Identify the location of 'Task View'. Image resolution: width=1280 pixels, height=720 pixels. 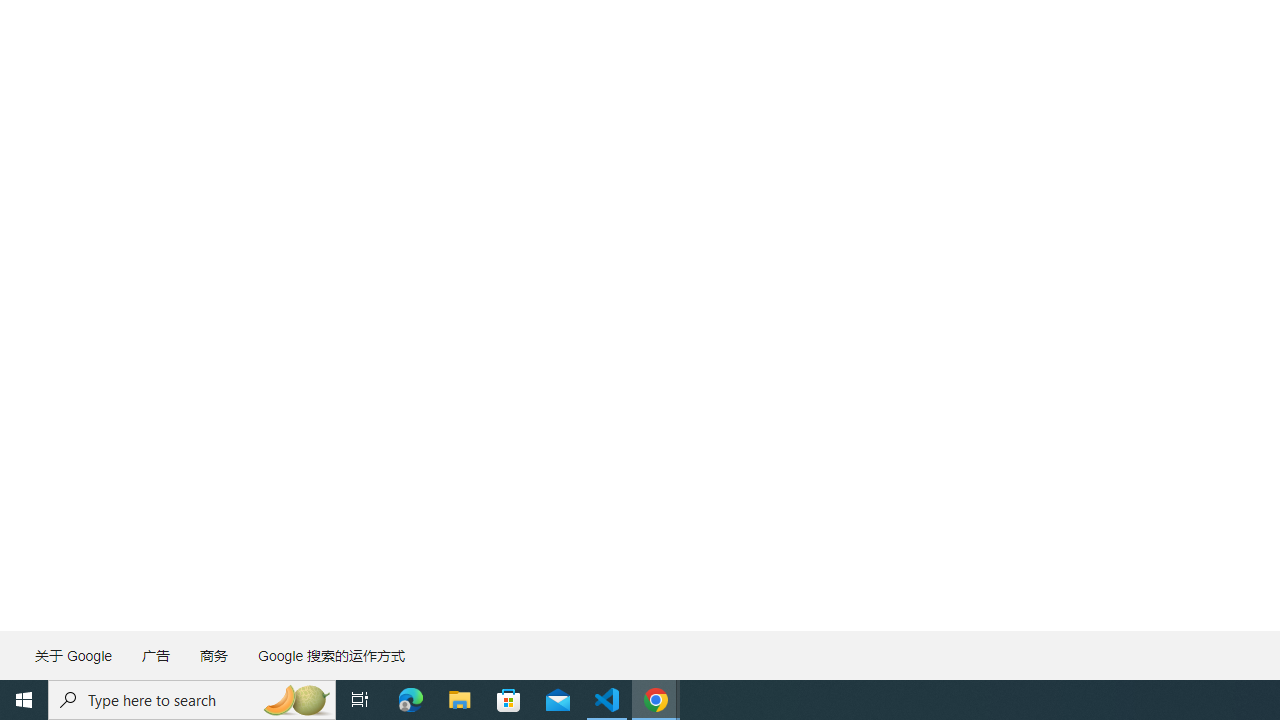
(359, 698).